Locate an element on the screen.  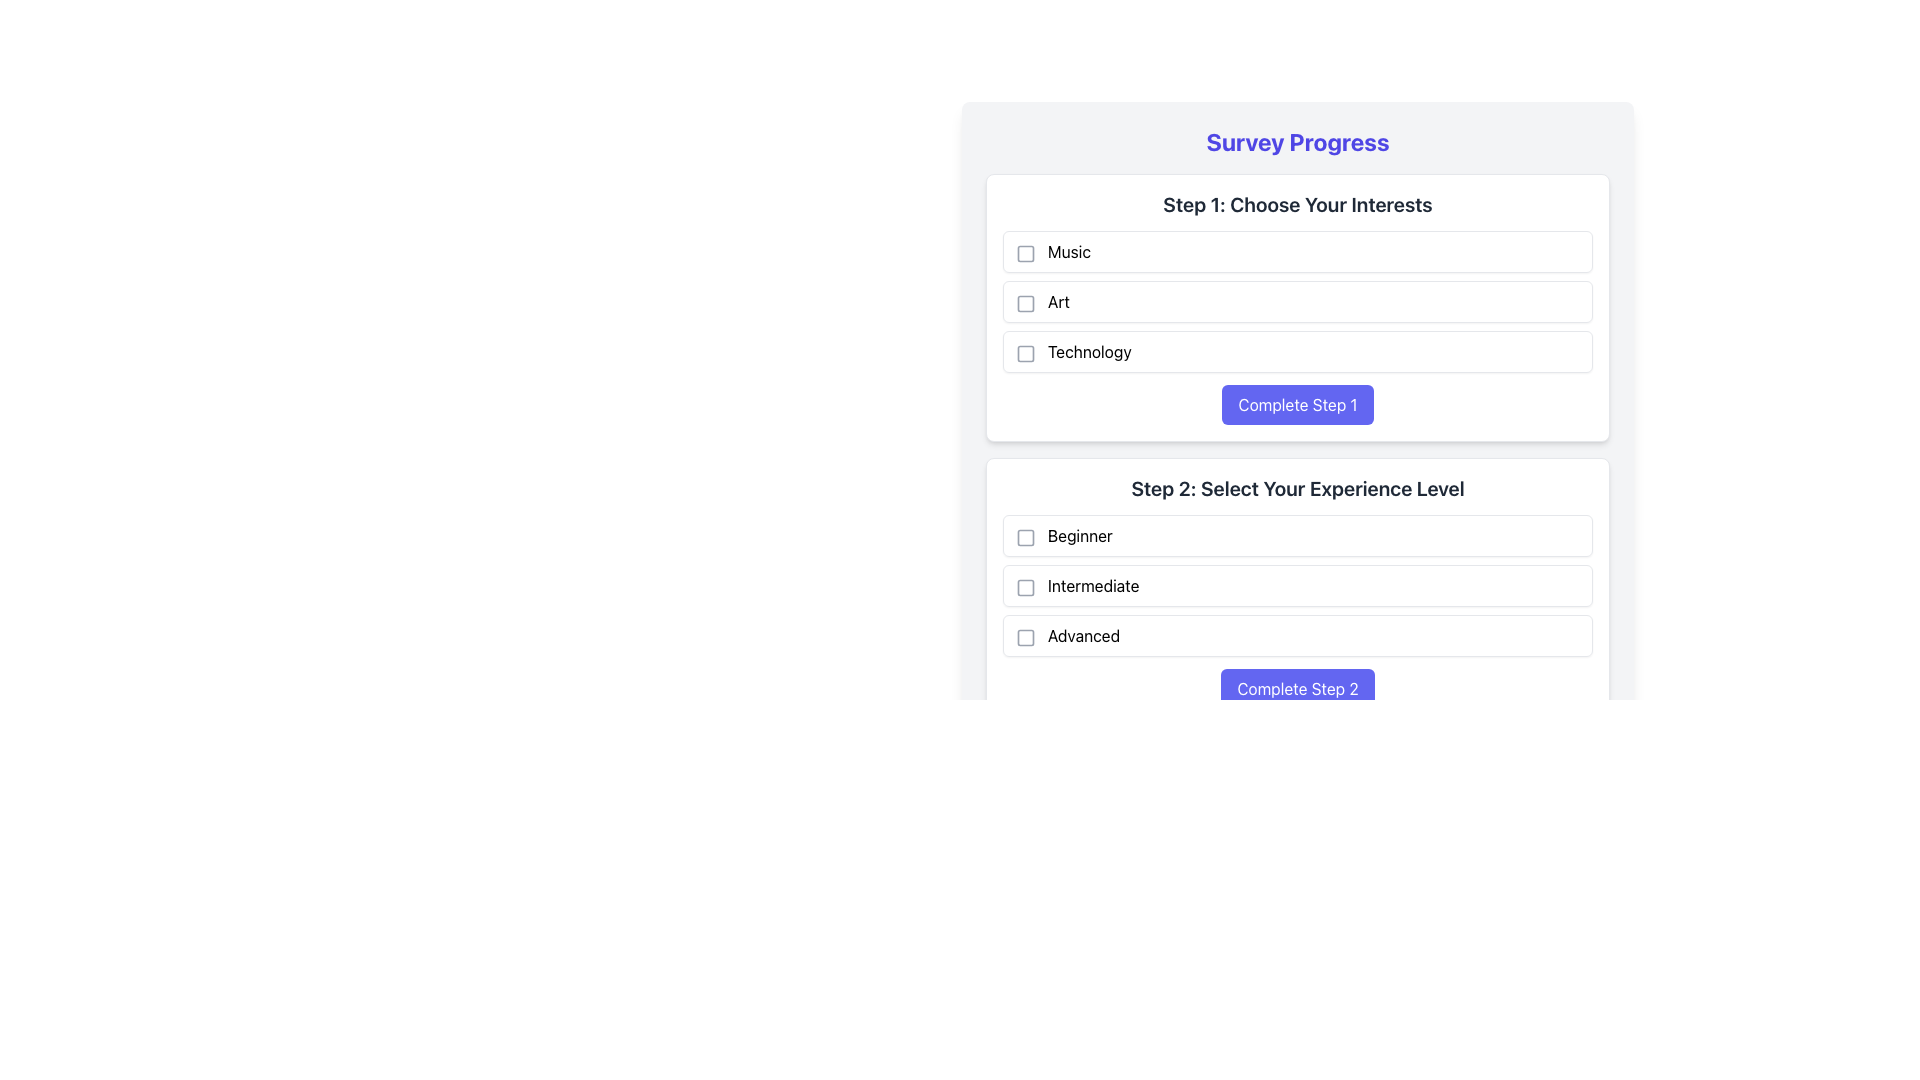
the checkbox for the 'Intermediate' experience level selection, which is located to the left of the text 'Intermediate' in the 'Step 2: Select Your Experience Level' section is located at coordinates (1026, 585).